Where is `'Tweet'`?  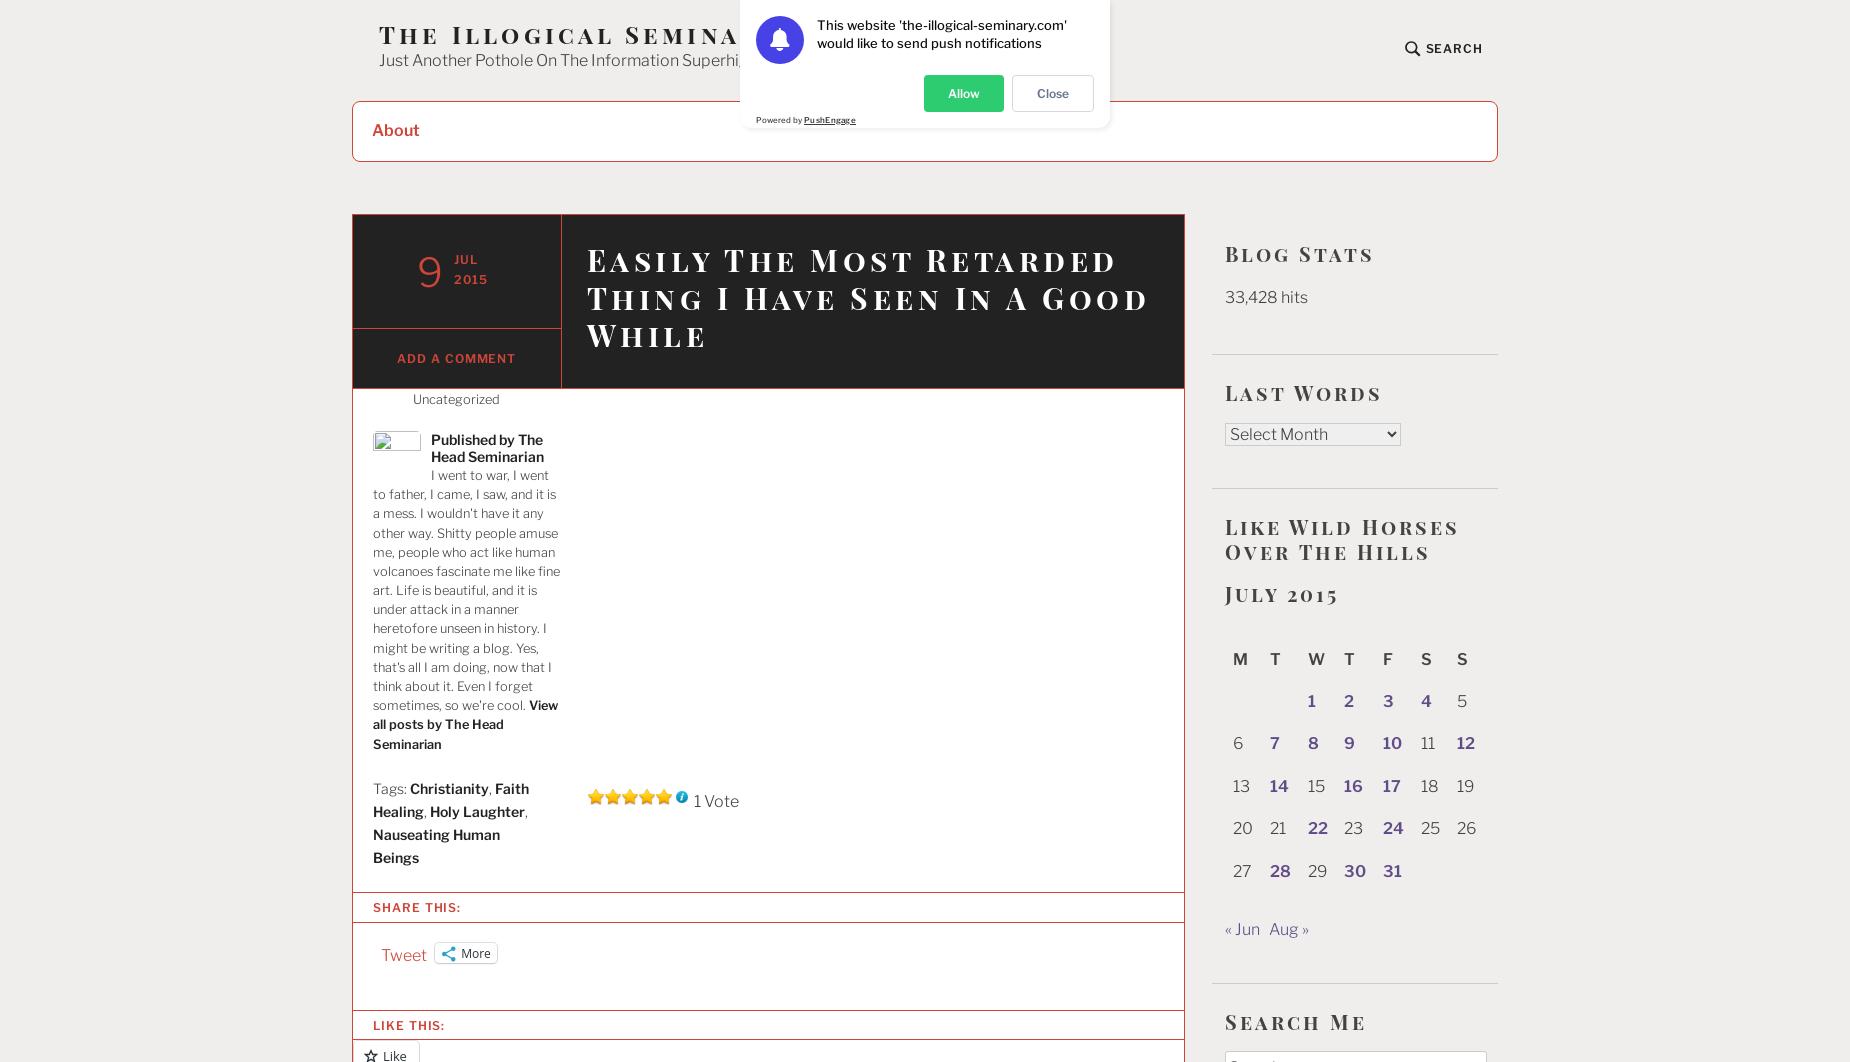
'Tweet' is located at coordinates (403, 954).